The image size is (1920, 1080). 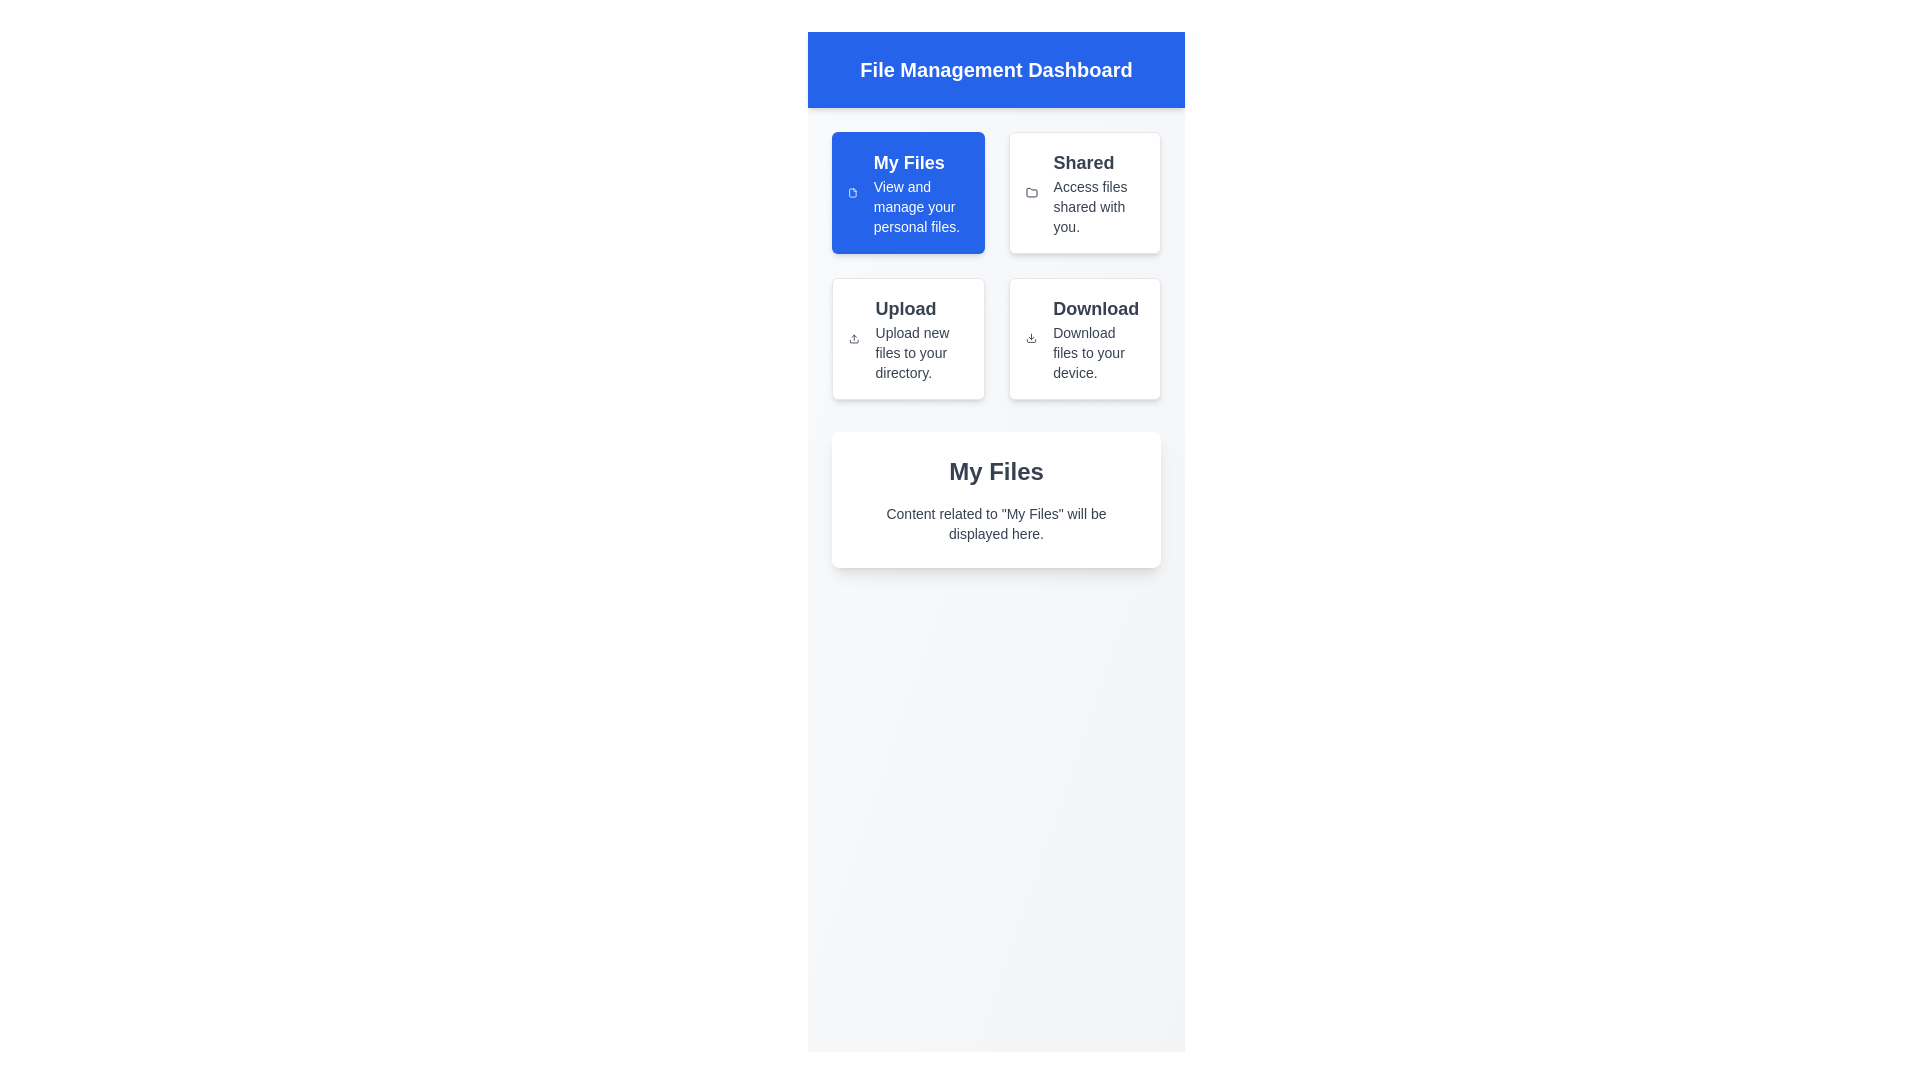 I want to click on informative text positioned below the 'My Files' heading in the application, so click(x=996, y=523).